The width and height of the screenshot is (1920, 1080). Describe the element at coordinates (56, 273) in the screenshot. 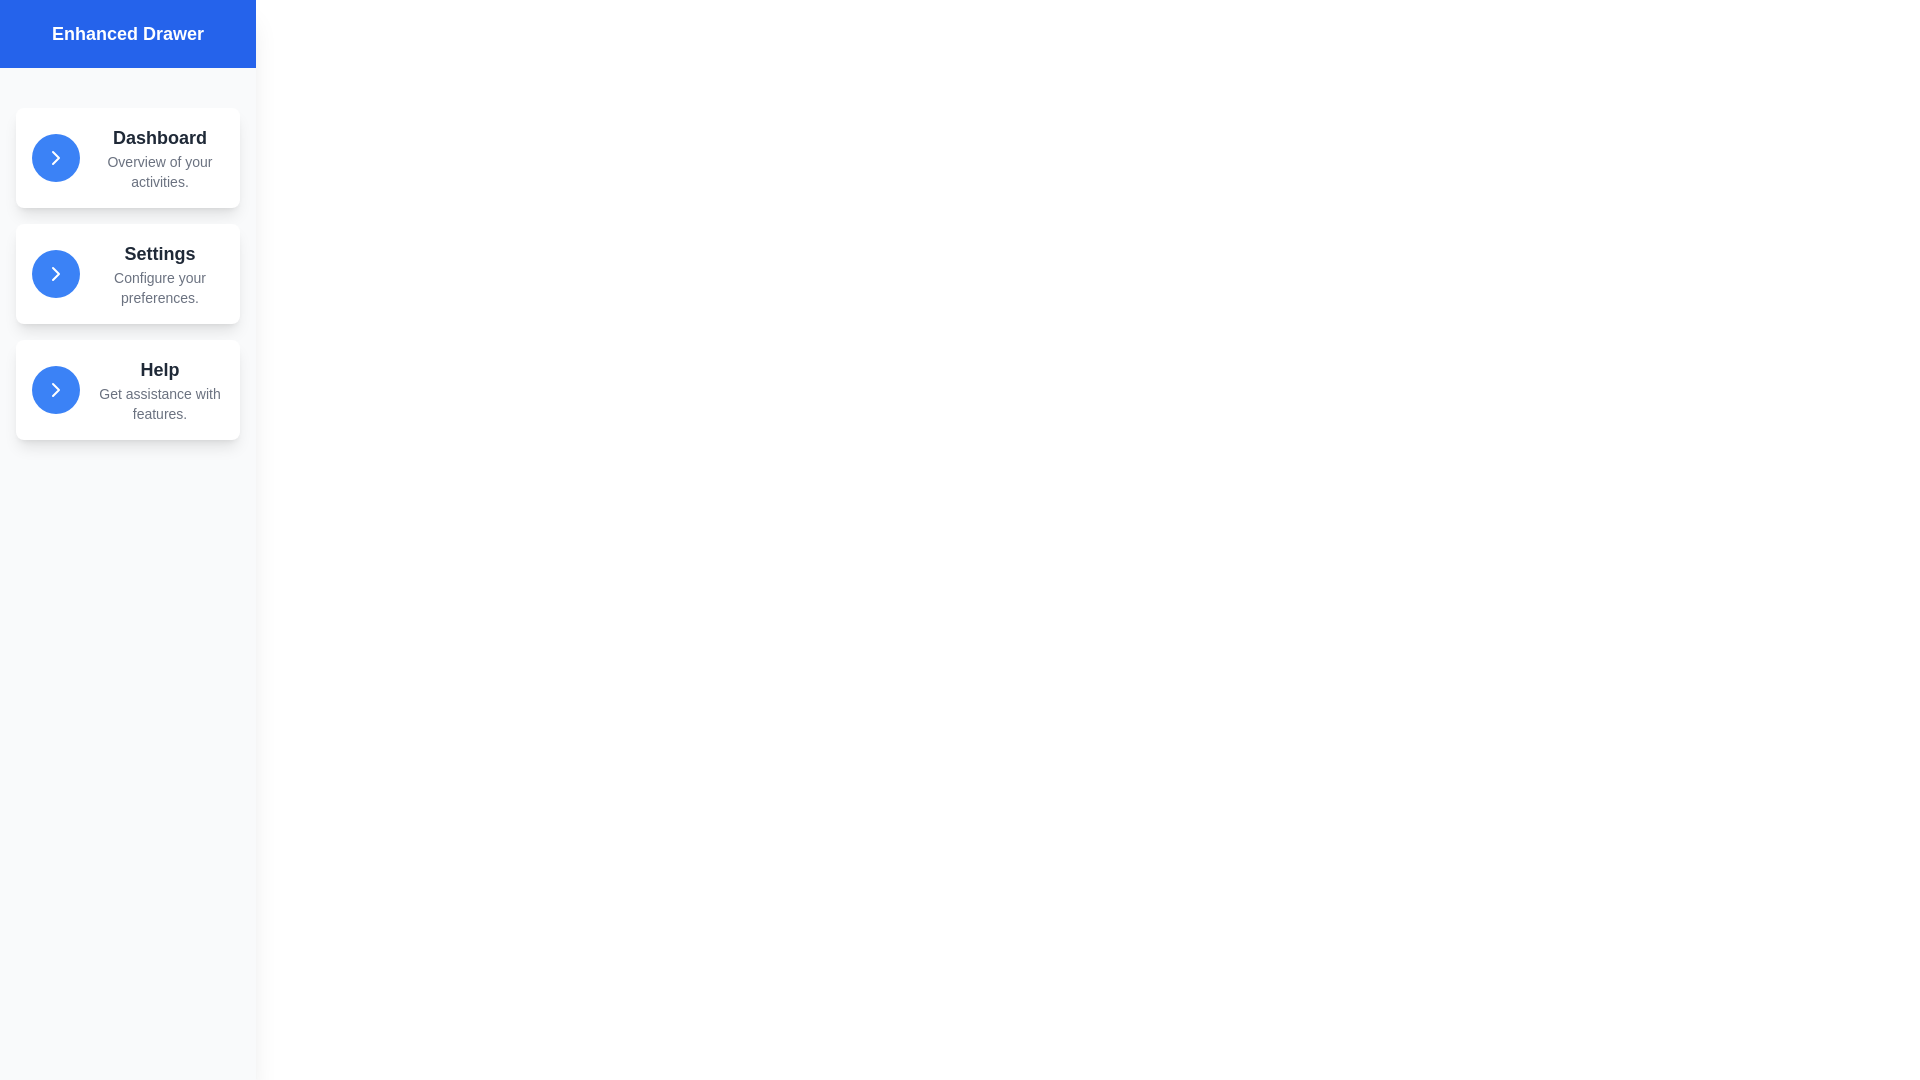

I see `the icon of Settings in the drawer to navigate to the respective section` at that location.